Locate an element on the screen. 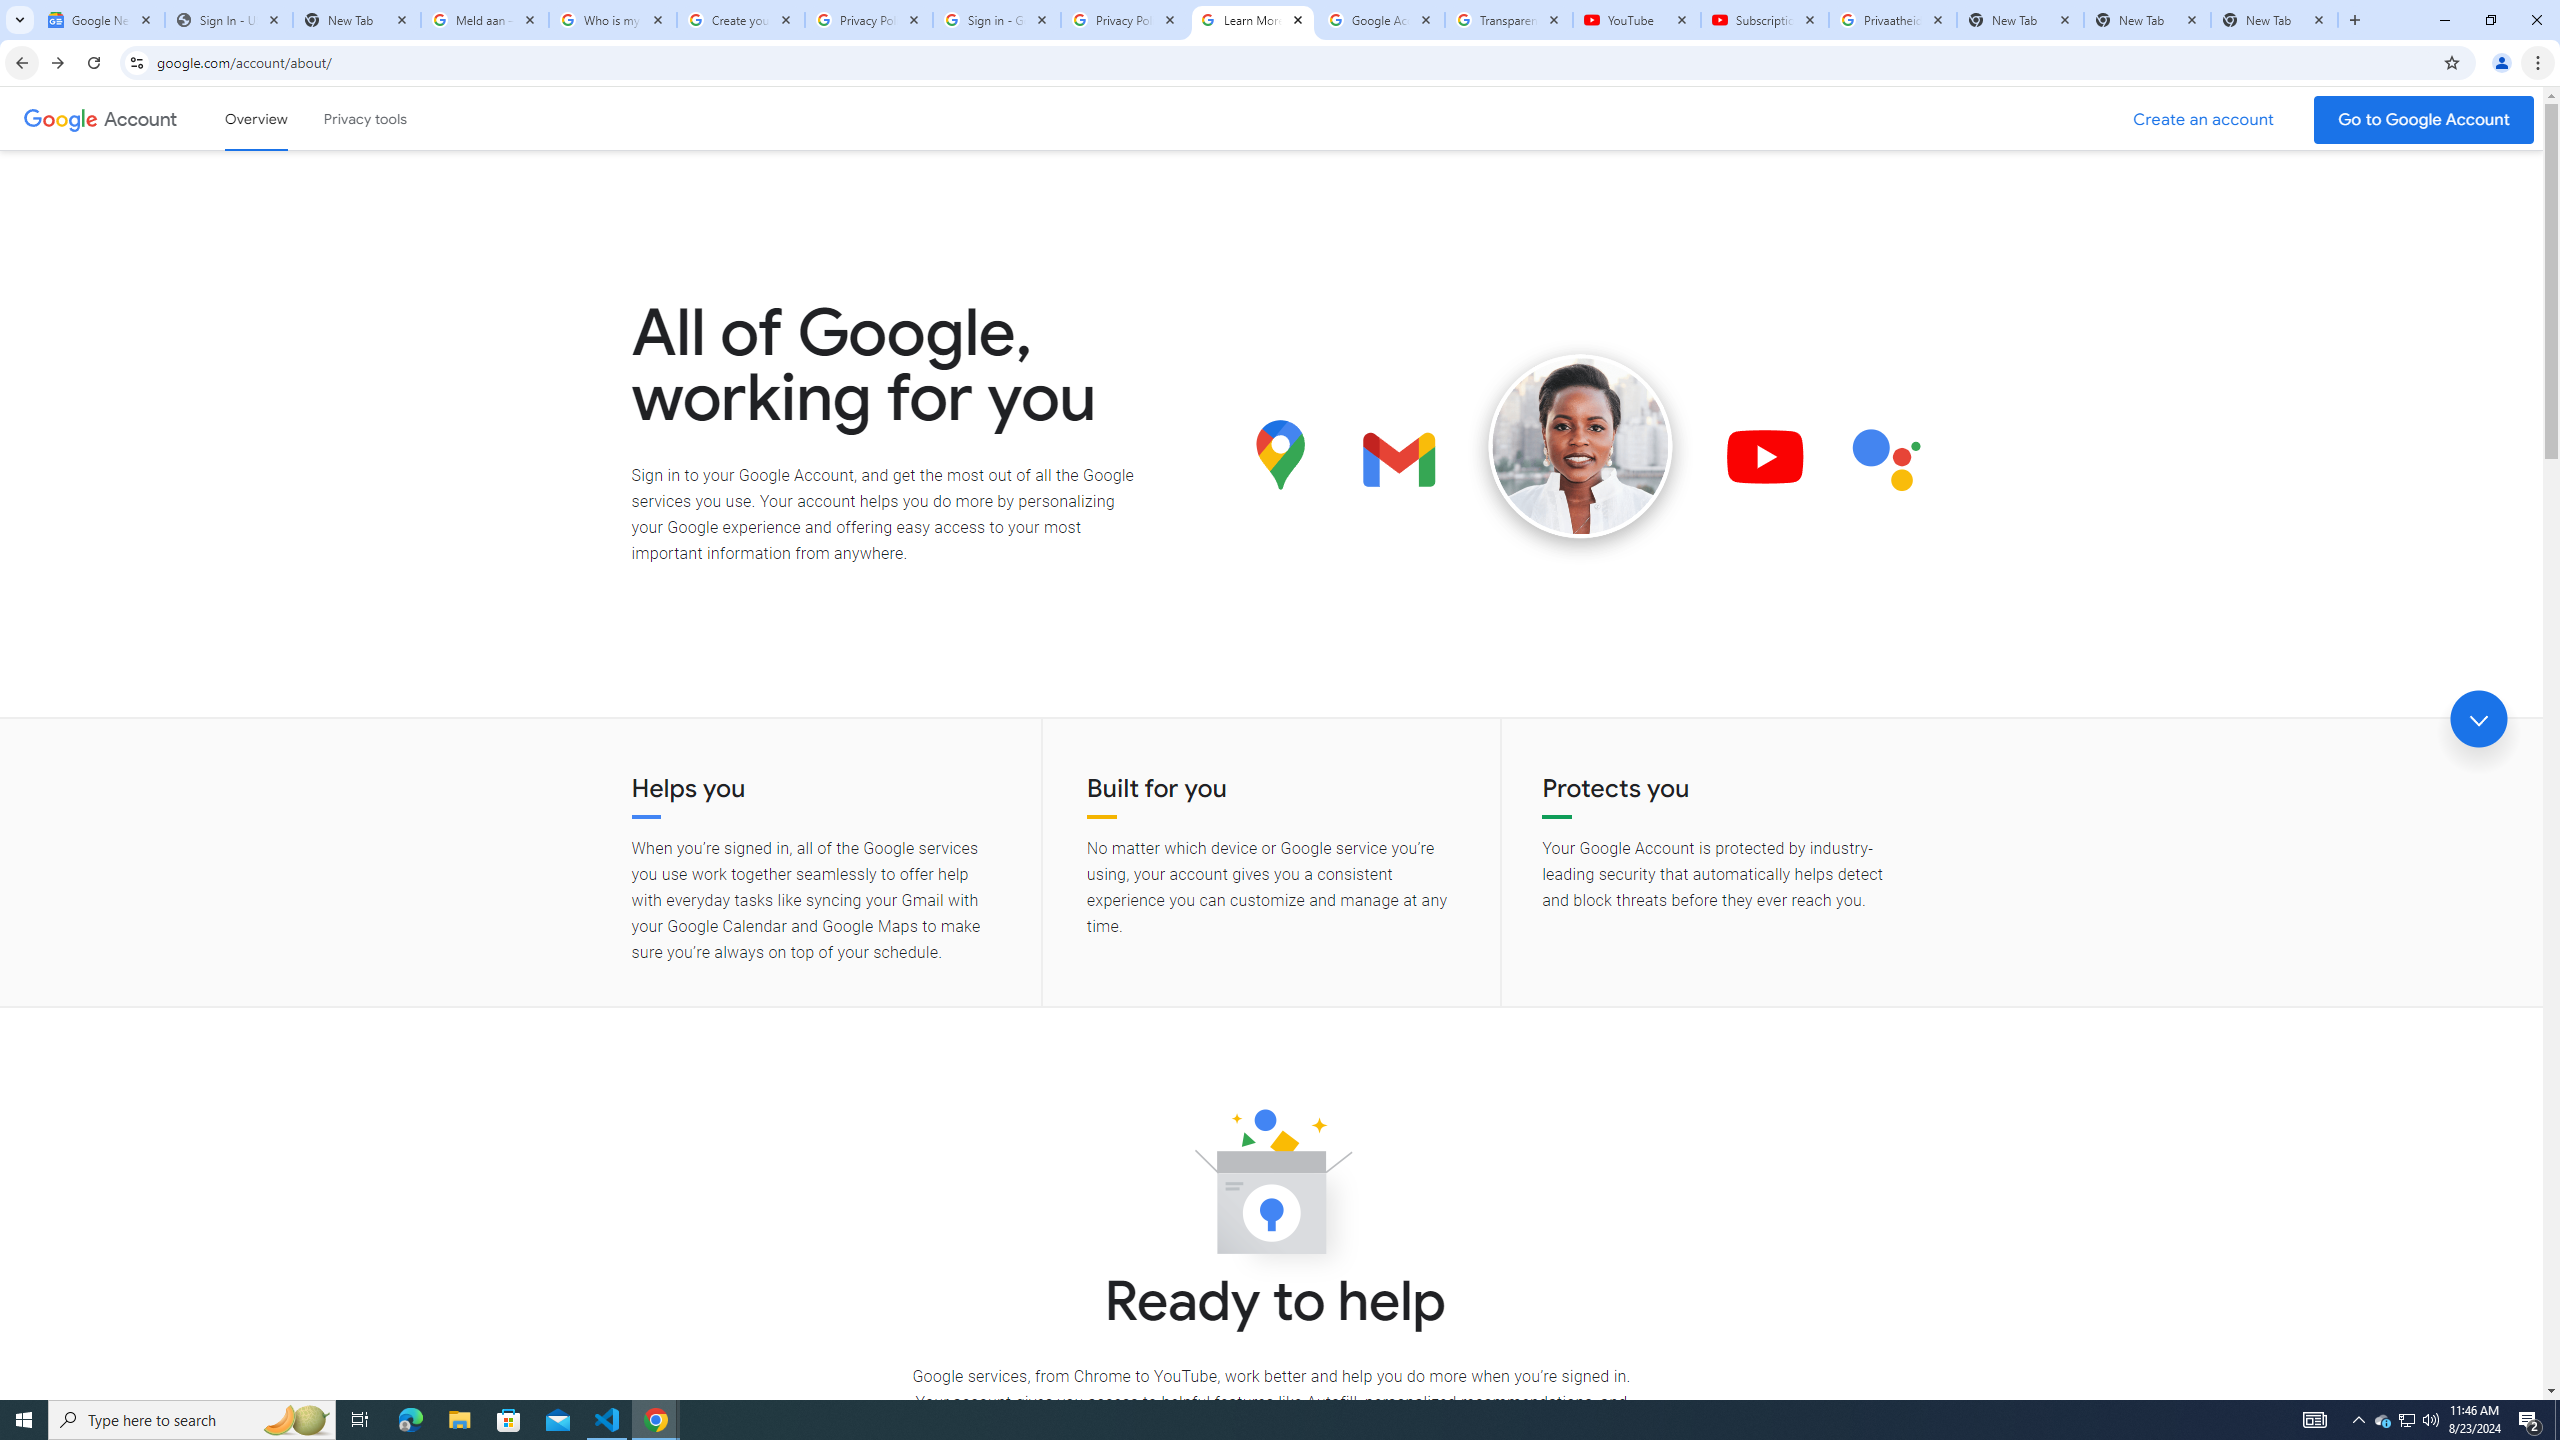  'Who is my administrator? - Google Account Help' is located at coordinates (612, 19).